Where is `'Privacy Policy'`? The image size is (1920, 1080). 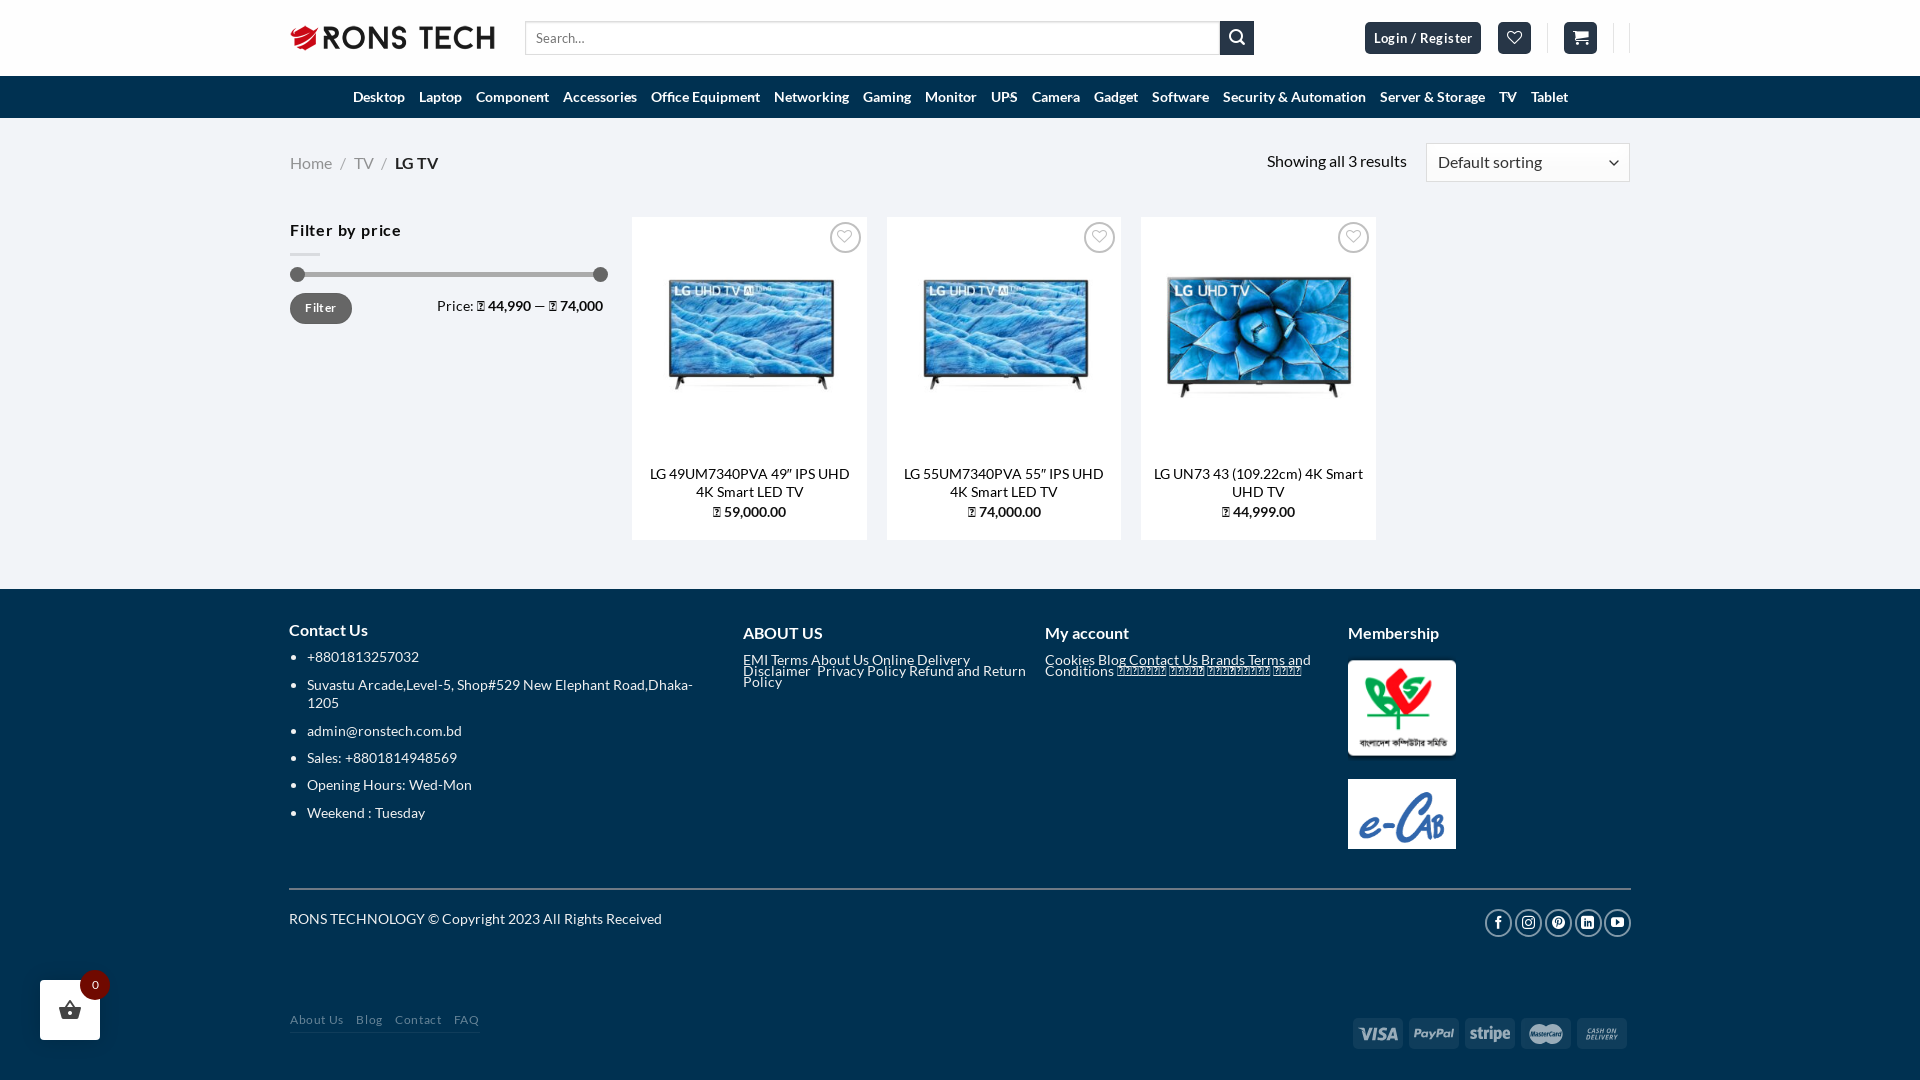
'Privacy Policy' is located at coordinates (816, 670).